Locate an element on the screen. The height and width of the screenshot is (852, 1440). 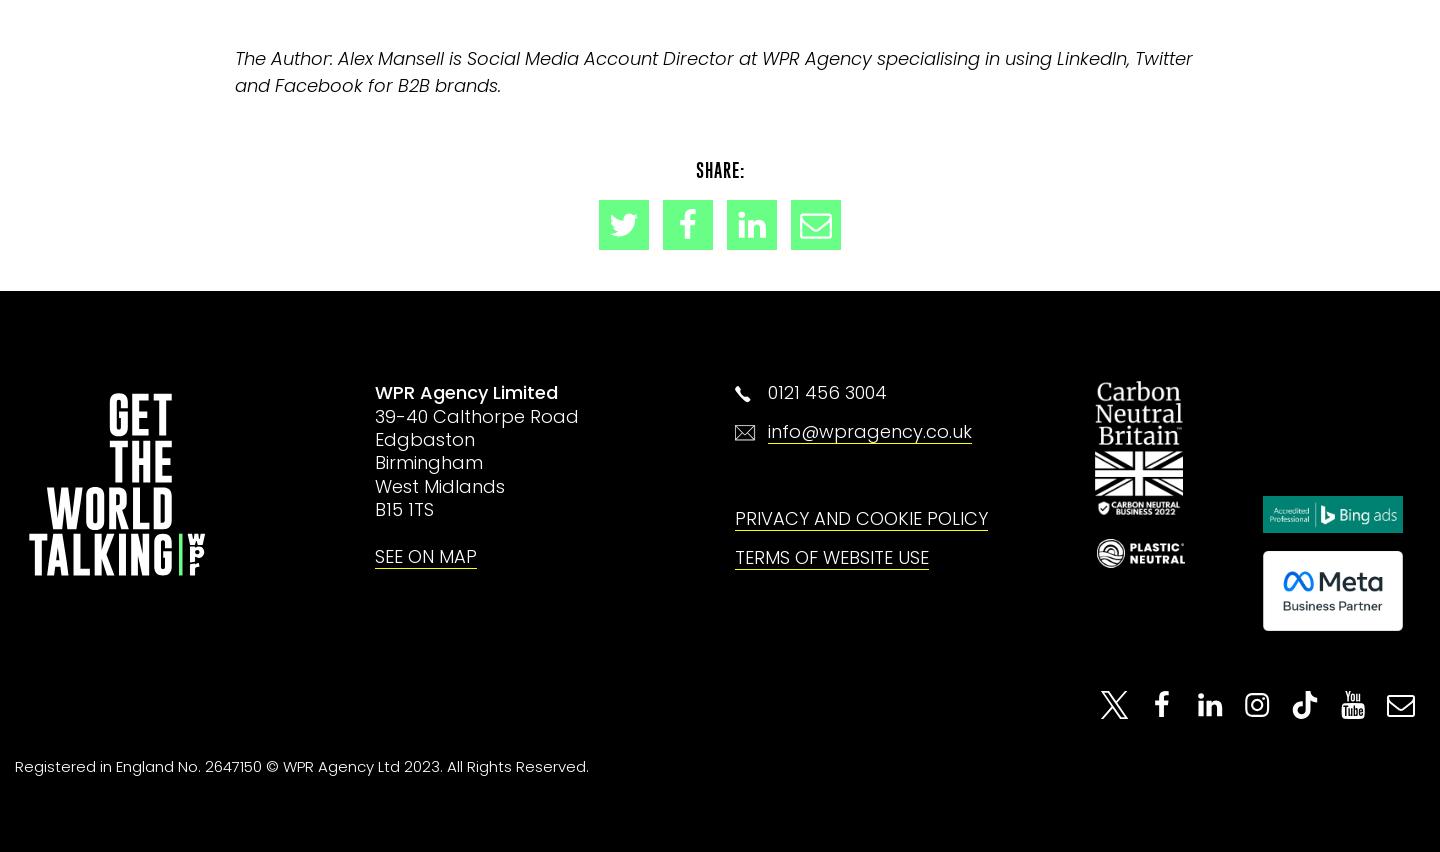
'WPR Agency Limited' is located at coordinates (466, 392).